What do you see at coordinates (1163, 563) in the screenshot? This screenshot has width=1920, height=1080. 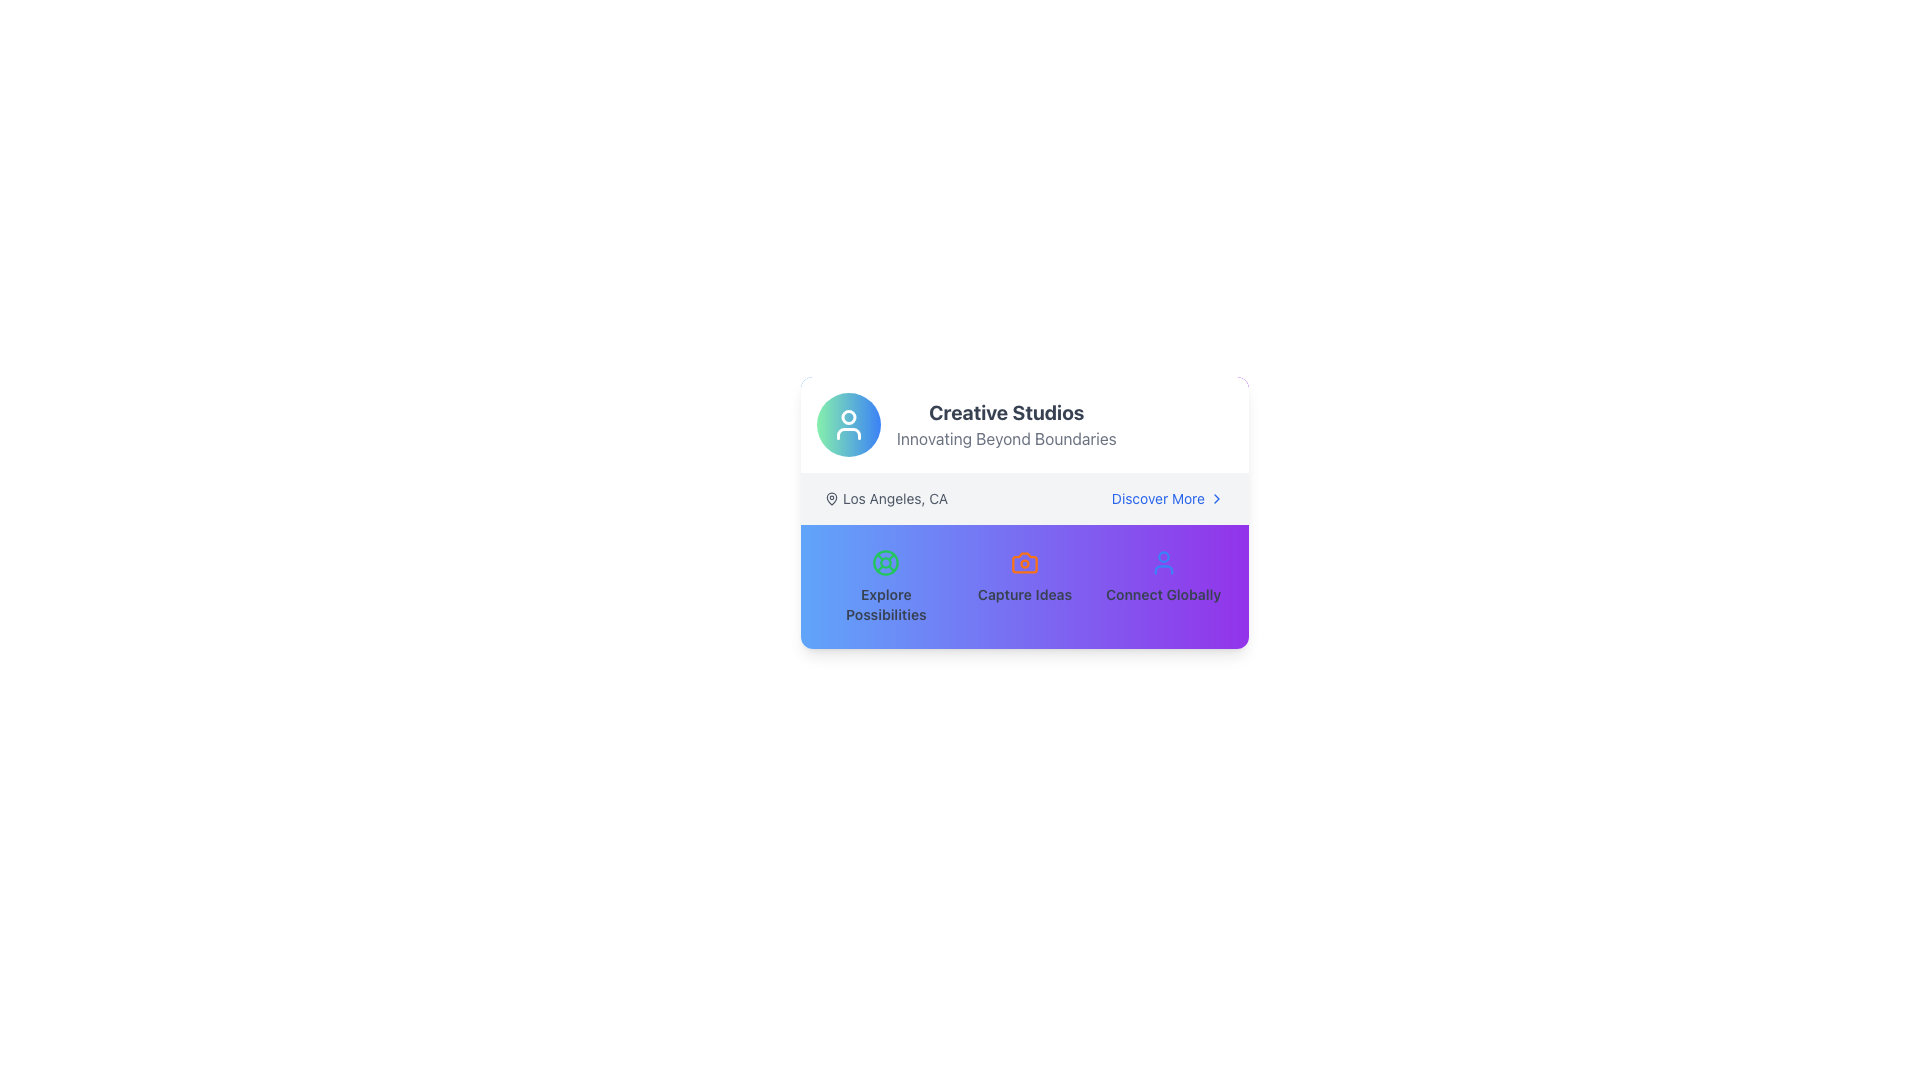 I see `the 'Connect Globally' icon, which is the third icon from the left in the bottom section of the central card layout` at bounding box center [1163, 563].